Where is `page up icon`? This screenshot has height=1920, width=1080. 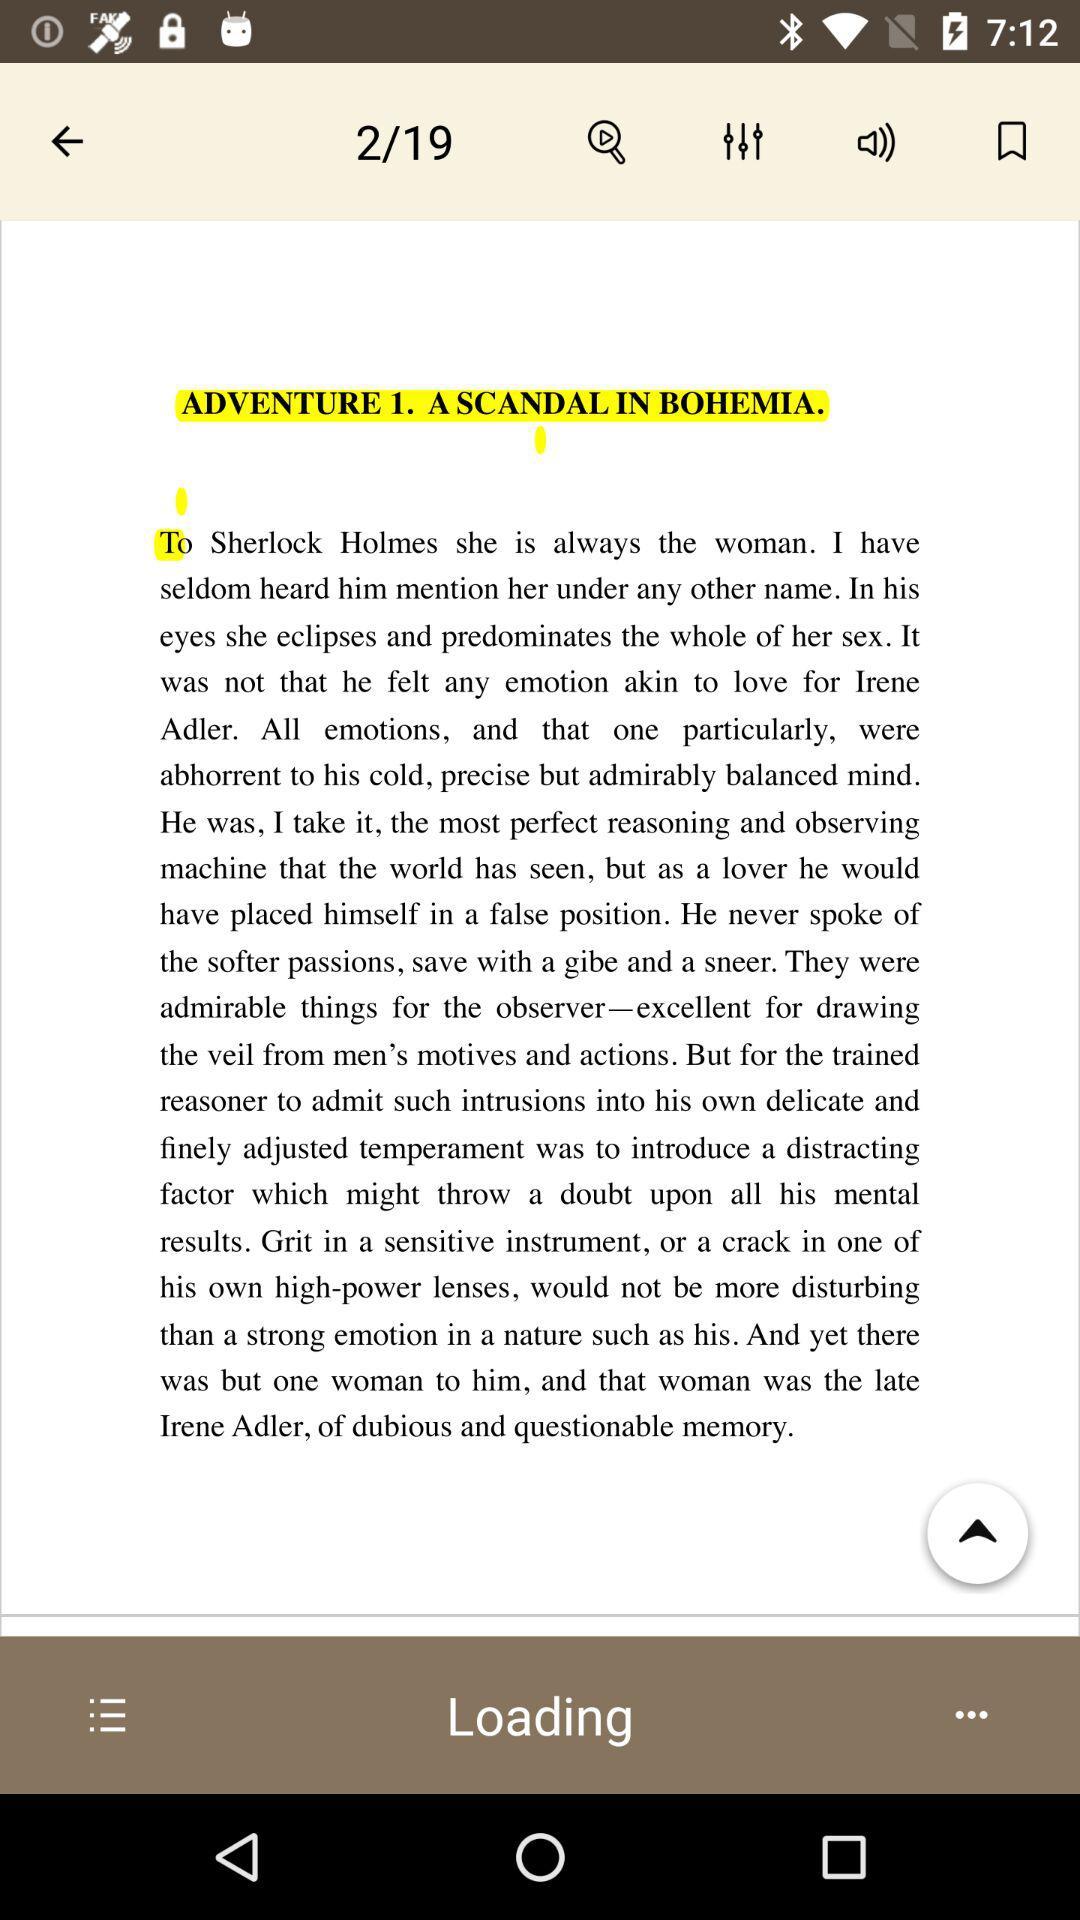 page up icon is located at coordinates (978, 1533).